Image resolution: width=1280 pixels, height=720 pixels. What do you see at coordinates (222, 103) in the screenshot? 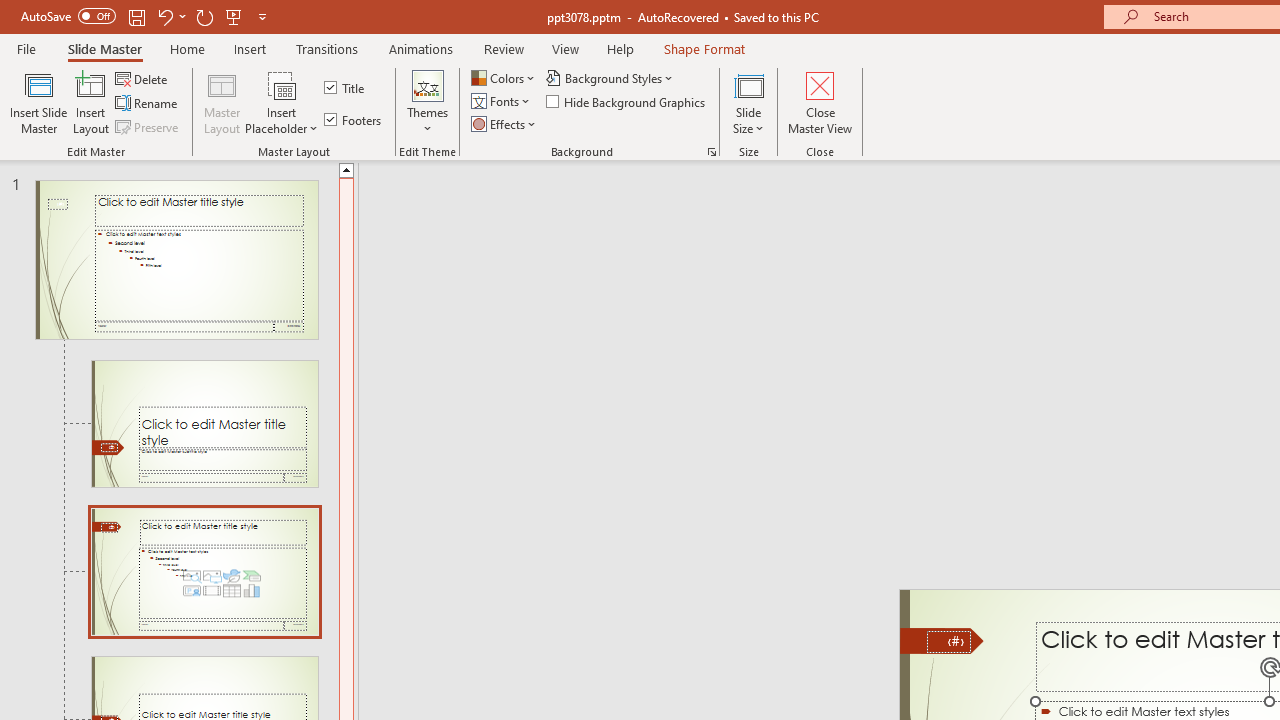
I see `'Master Layout...'` at bounding box center [222, 103].